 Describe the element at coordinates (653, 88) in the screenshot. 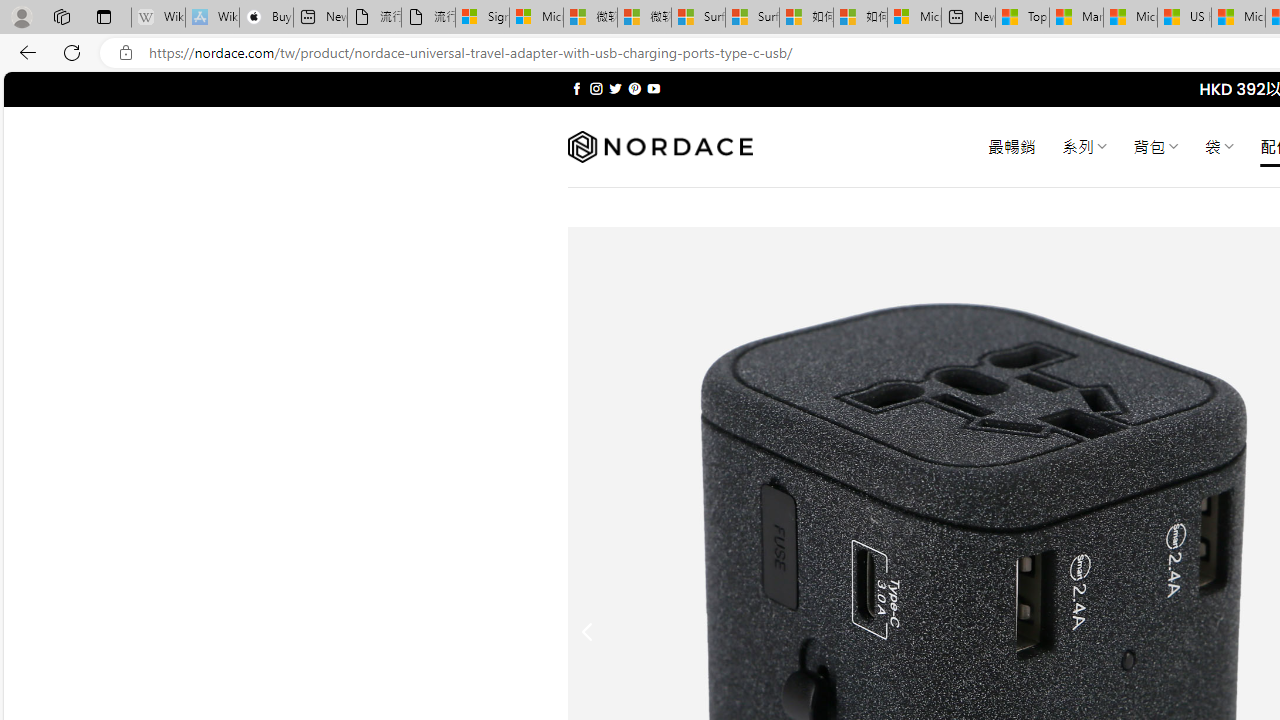

I see `'Follow on YouTube'` at that location.